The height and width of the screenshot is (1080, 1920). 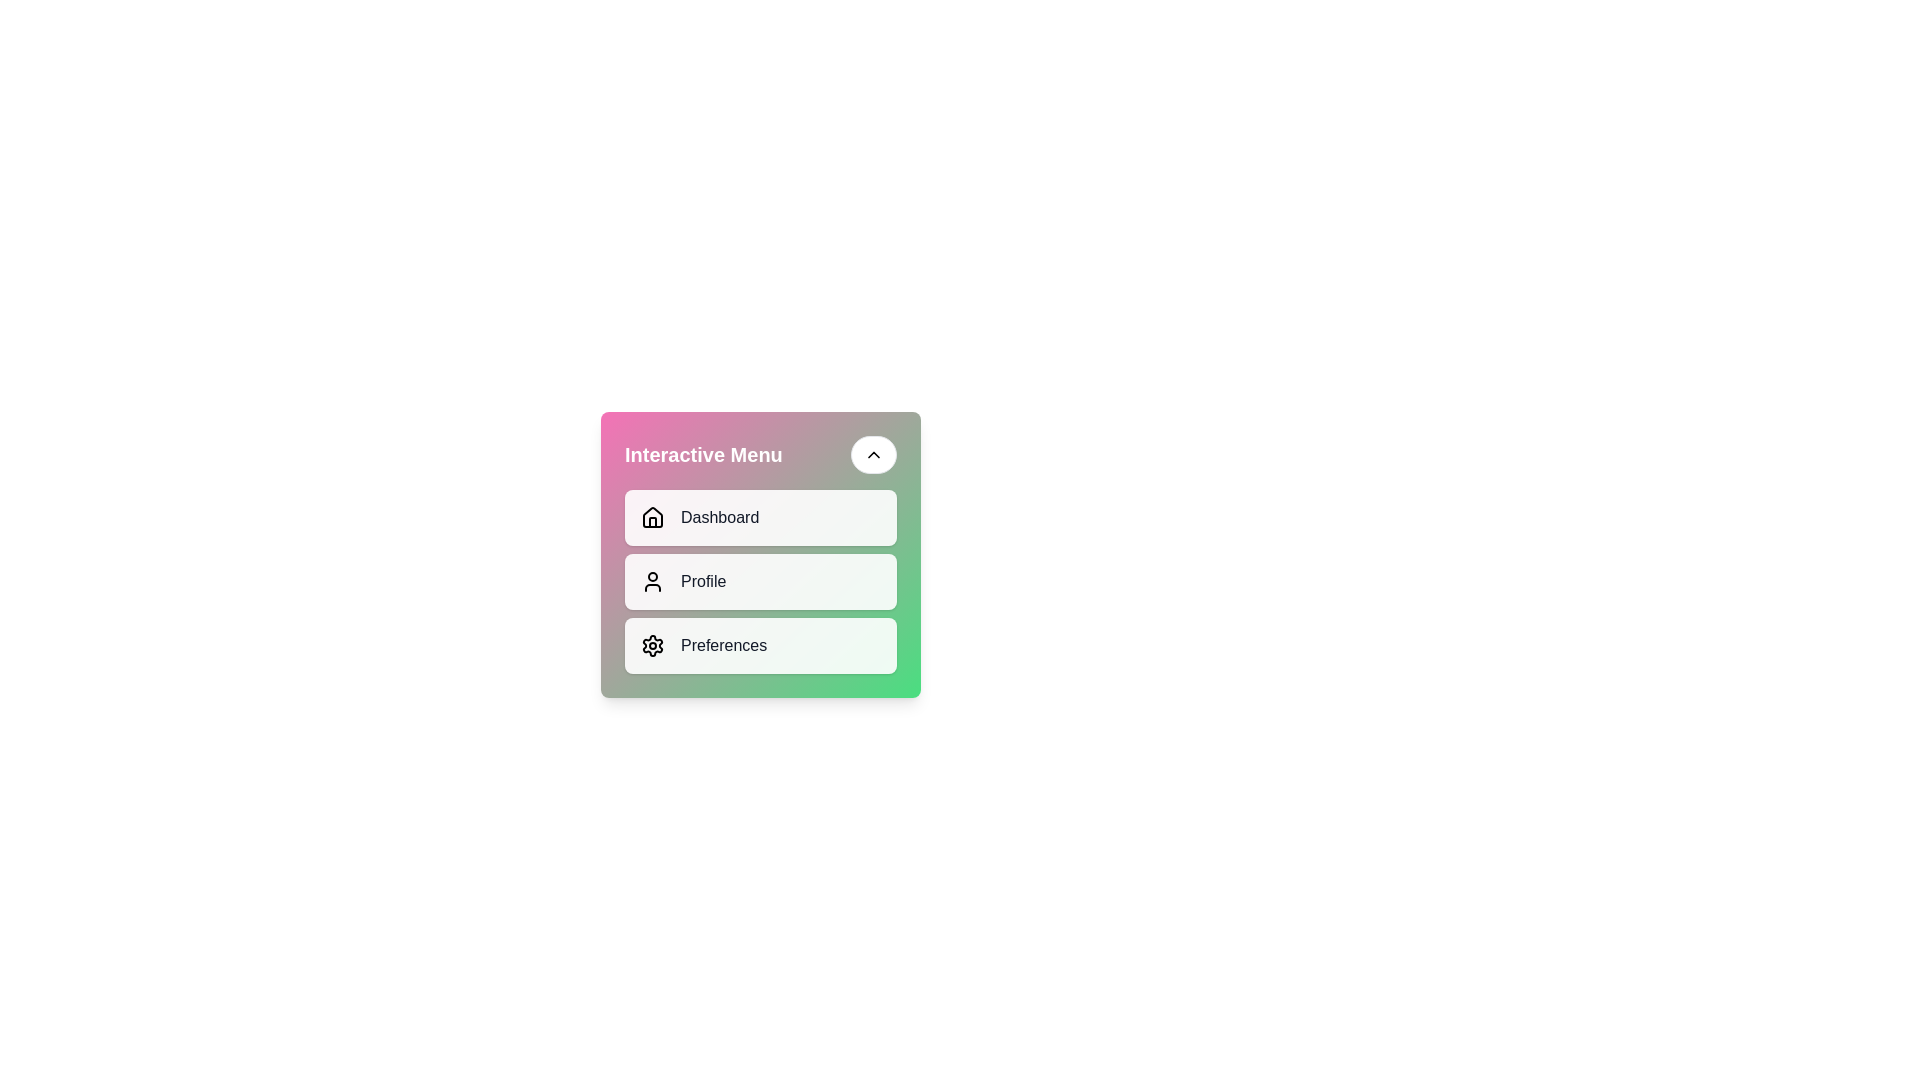 I want to click on the upward-pointing chevron icon button, which is styled with a black outline and located within a circular white button, positioned centrally above the menu panel, so click(x=873, y=455).